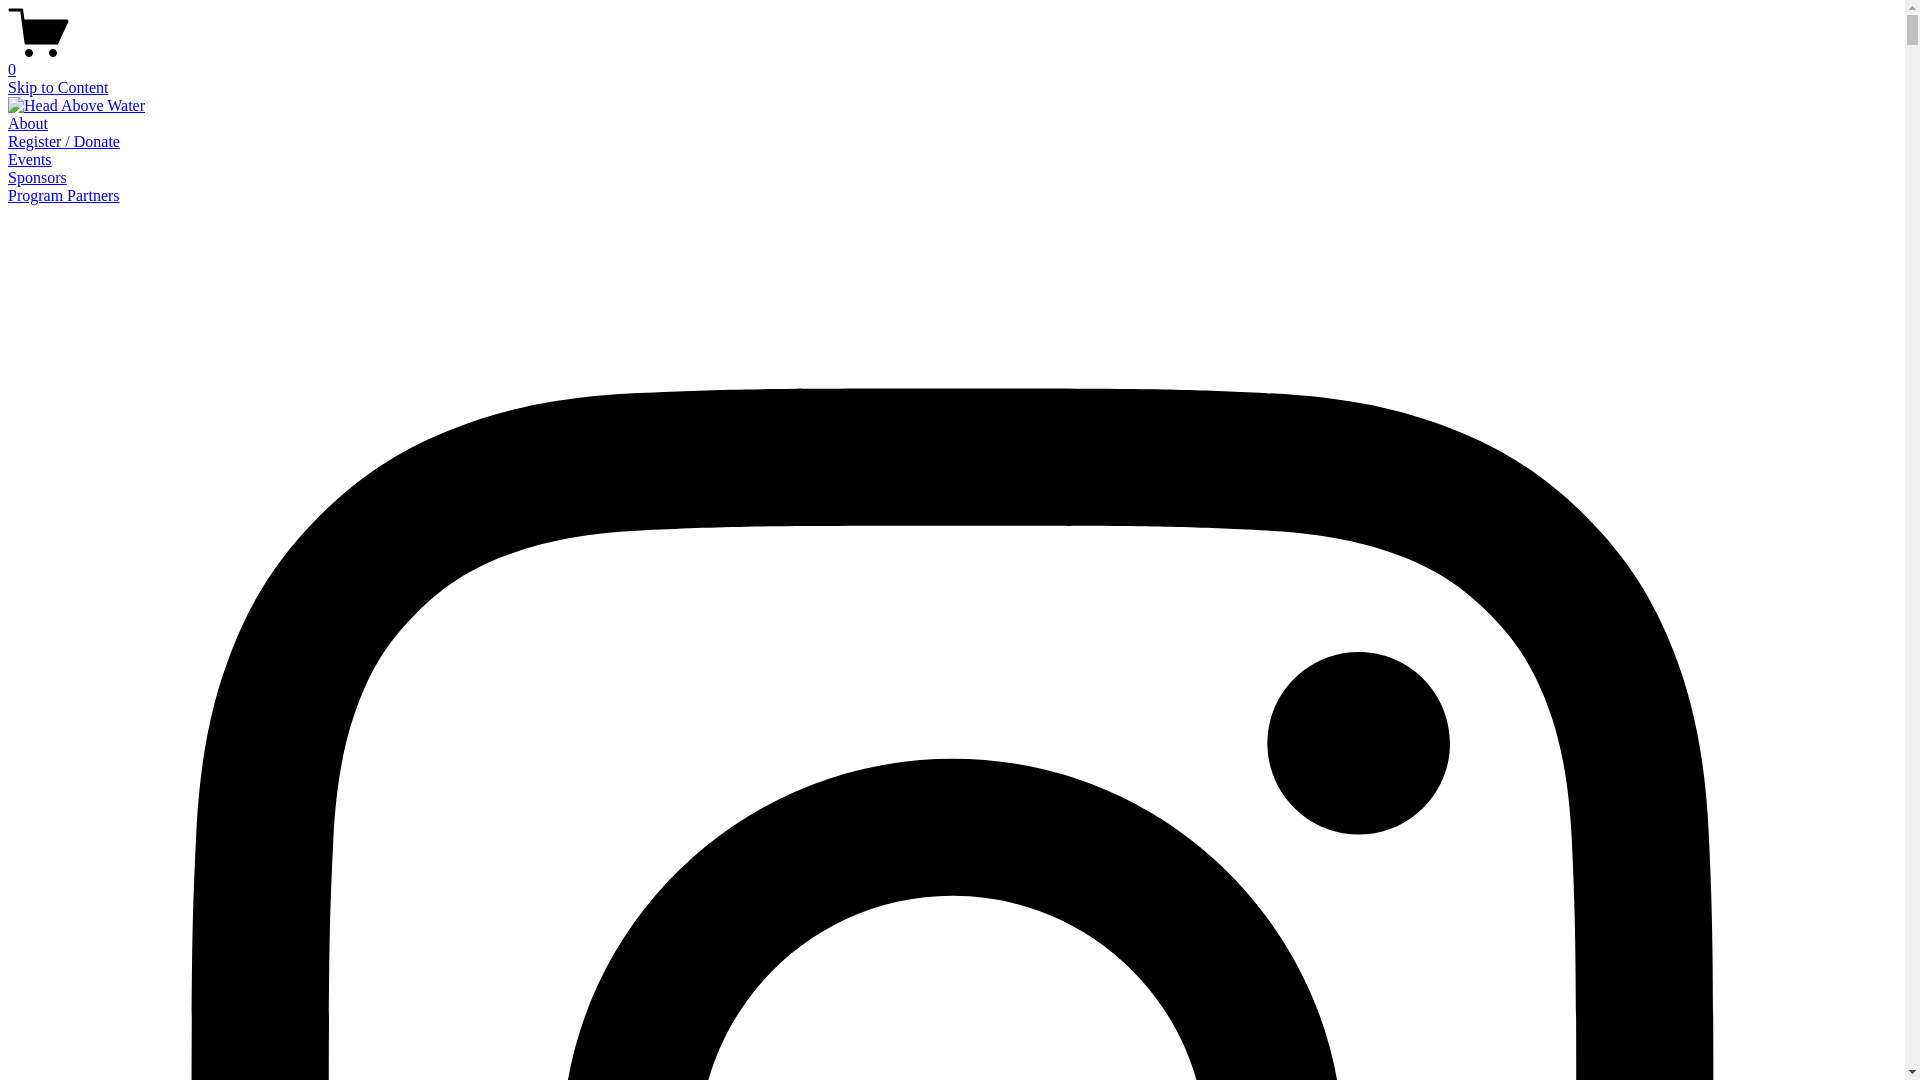 Image resolution: width=1920 pixels, height=1080 pixels. I want to click on 'About', so click(8, 123).